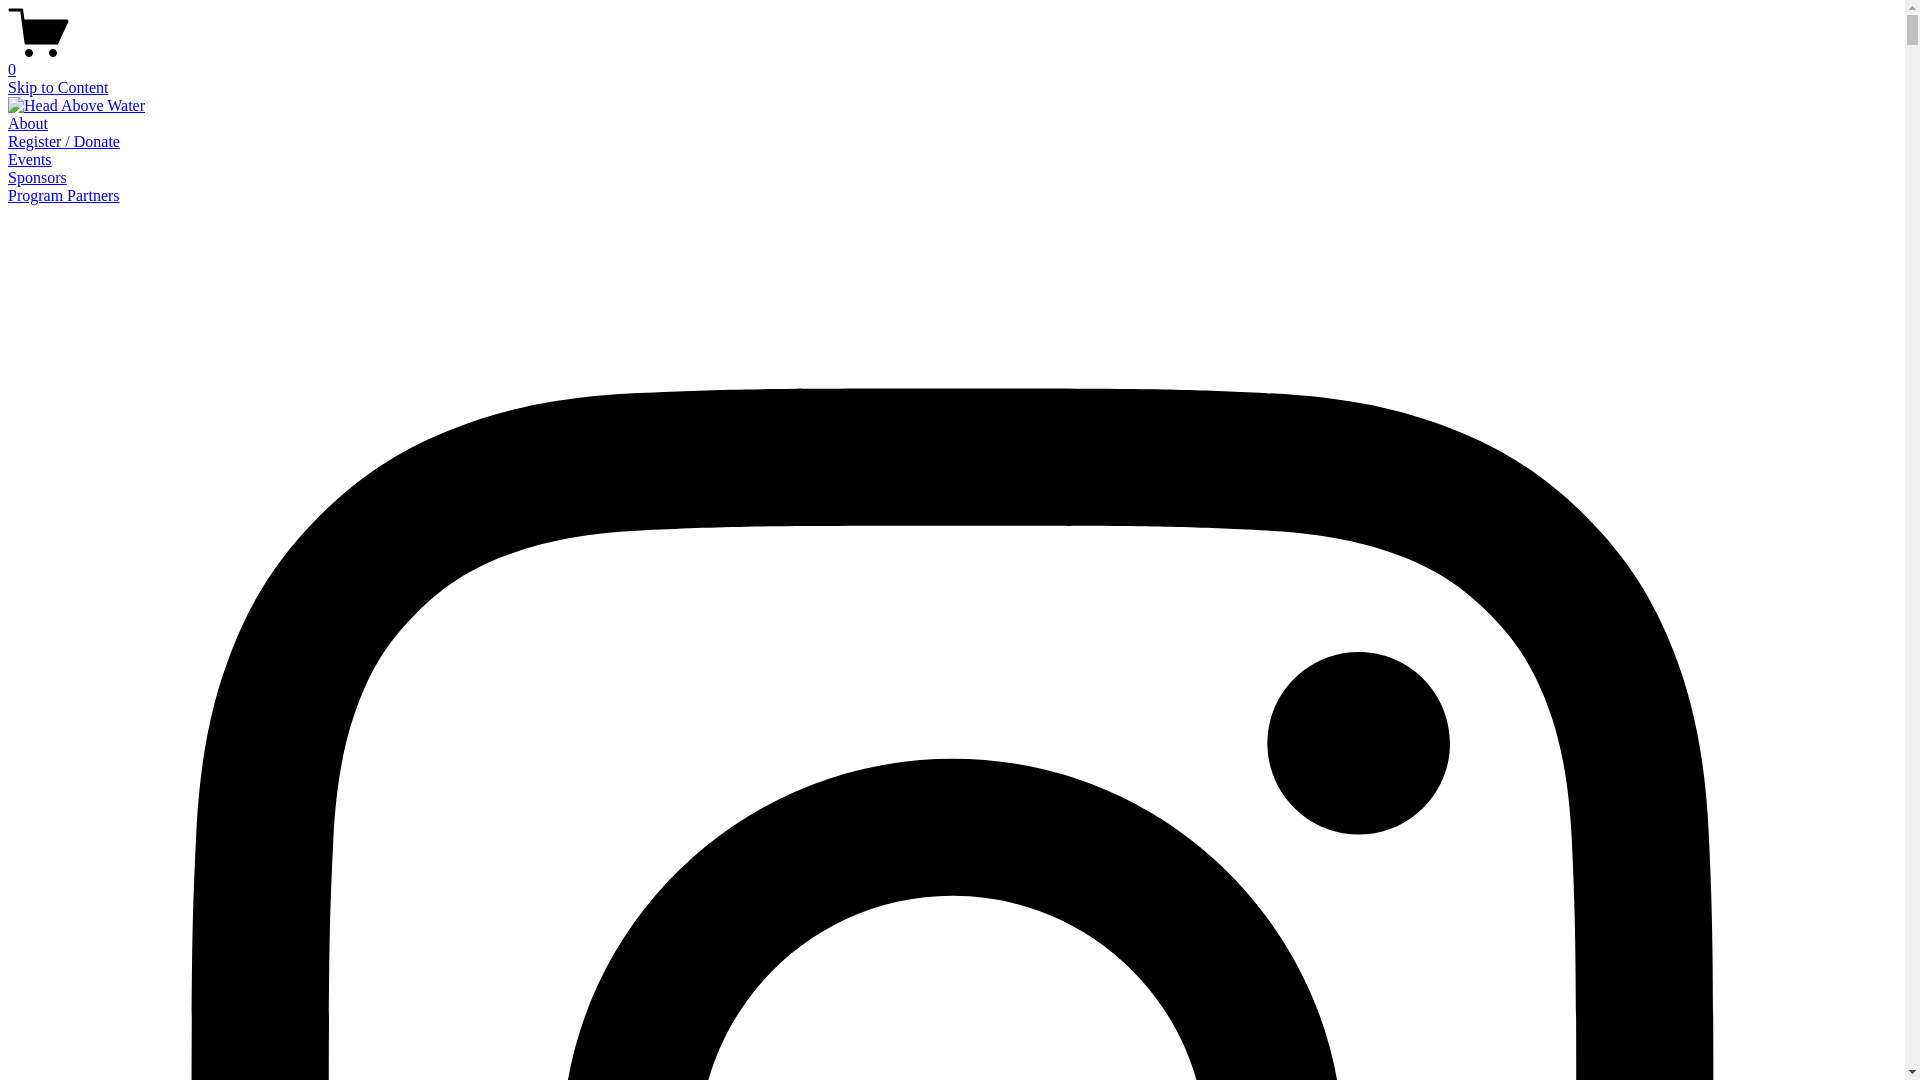 Image resolution: width=1920 pixels, height=1080 pixels. I want to click on 'About', so click(8, 123).